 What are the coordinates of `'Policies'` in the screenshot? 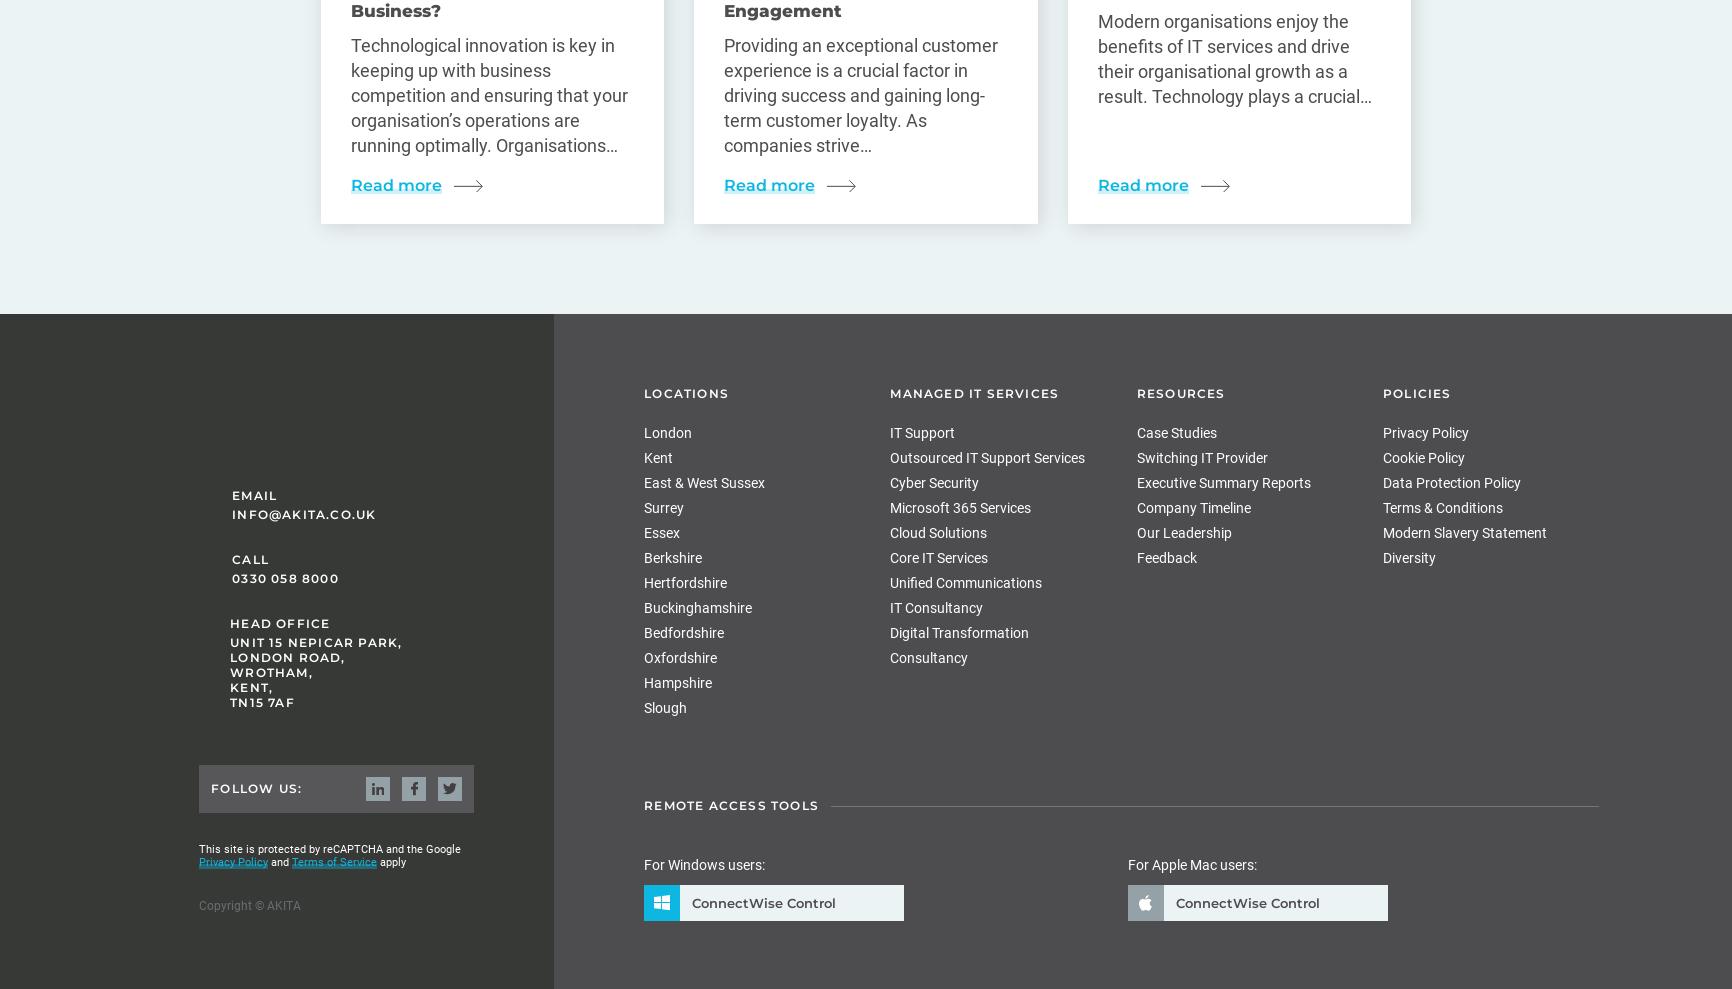 It's located at (1416, 393).